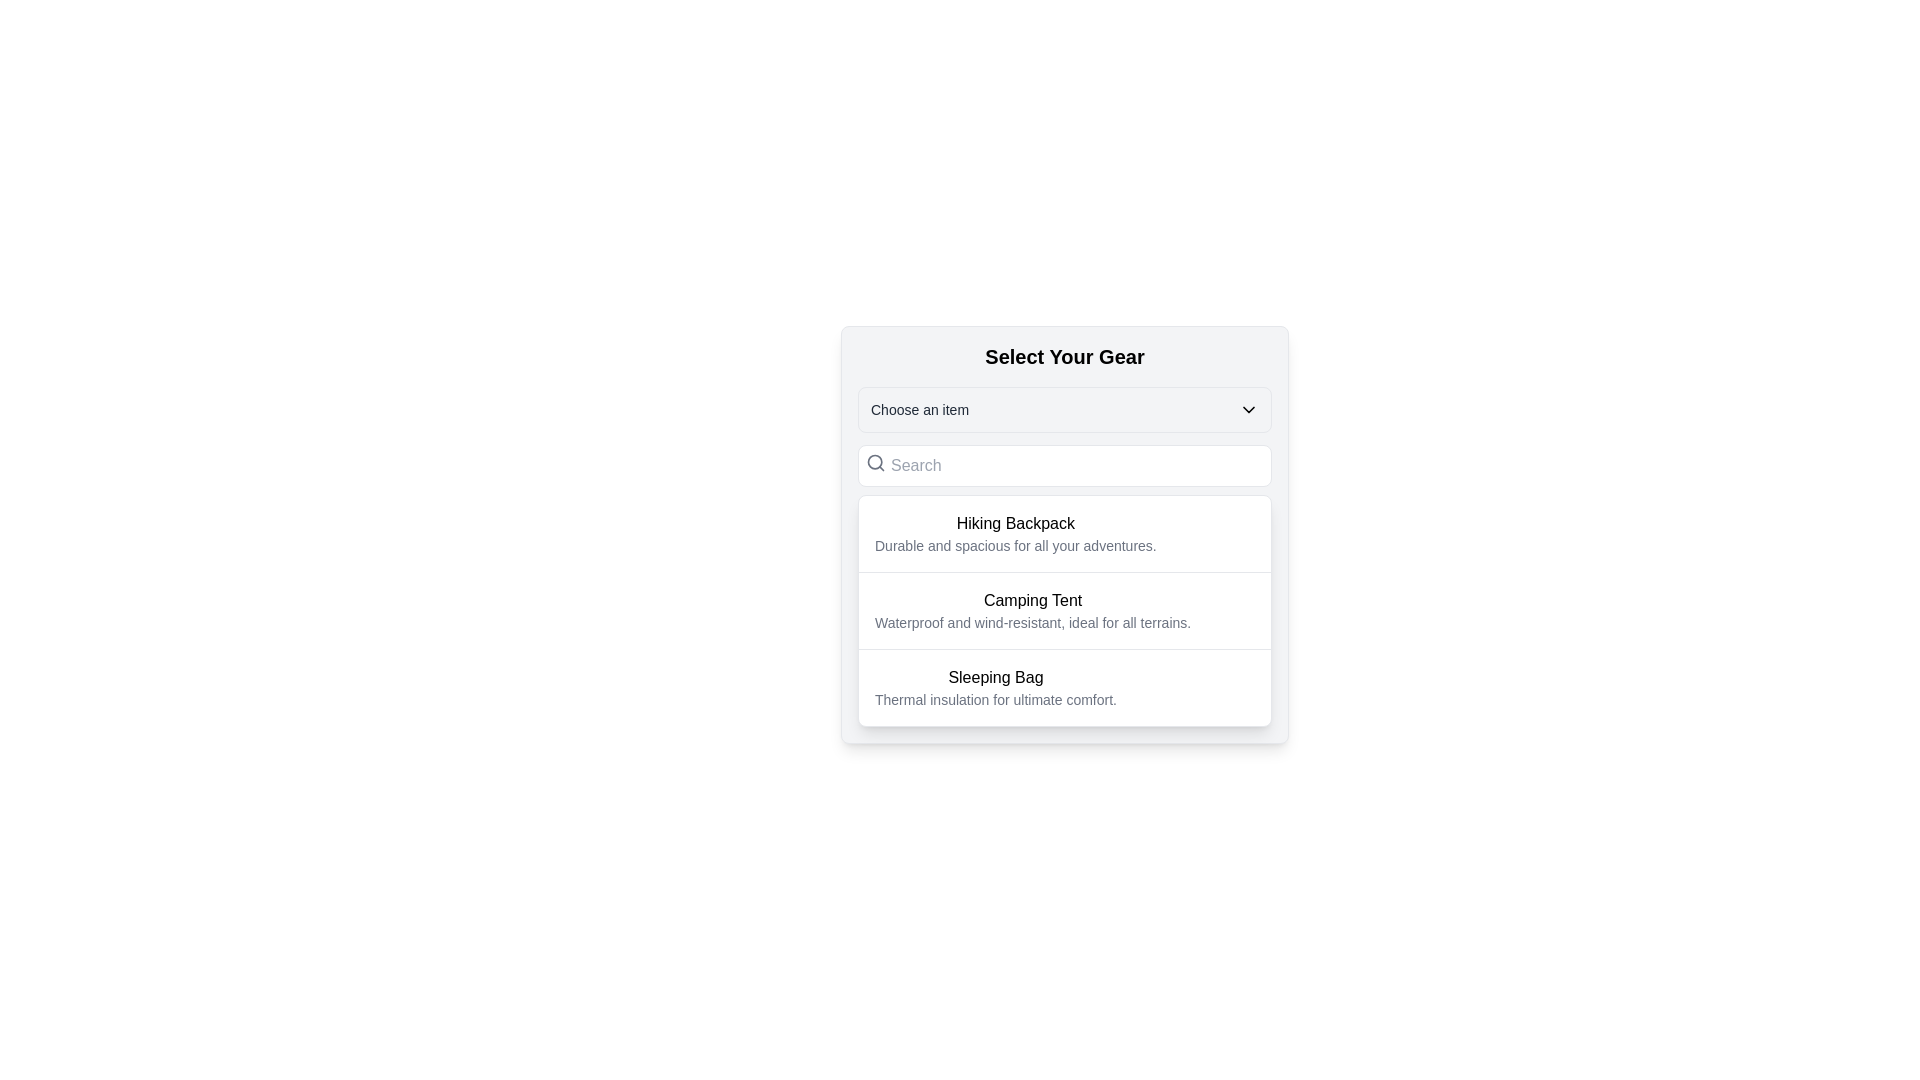 The height and width of the screenshot is (1080, 1920). What do you see at coordinates (995, 698) in the screenshot?
I see `the textual description that reads 'Thermal insulation for ultimate comfort.' which is styled with small, gray-colored font and positioned below the title 'Sleeping Bag'` at bounding box center [995, 698].